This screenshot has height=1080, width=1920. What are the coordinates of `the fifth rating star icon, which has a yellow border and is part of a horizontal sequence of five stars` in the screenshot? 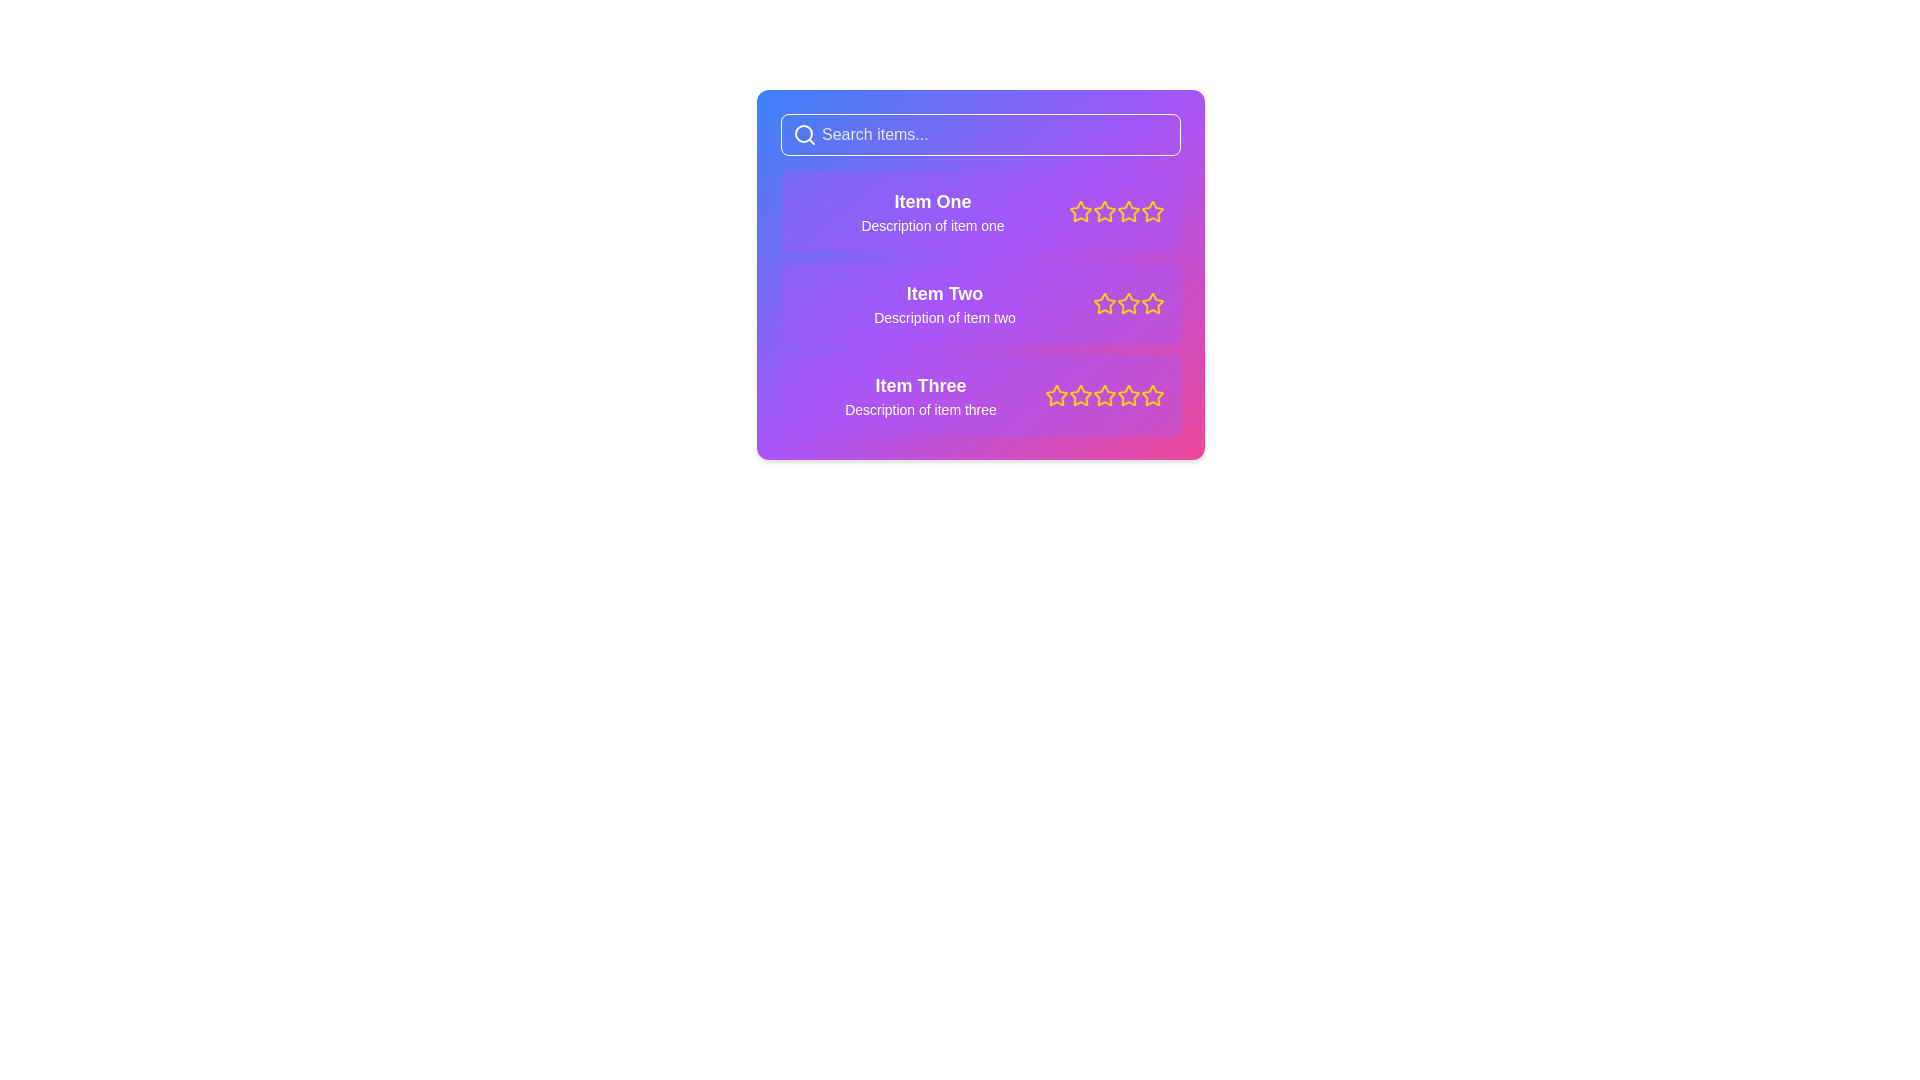 It's located at (1152, 212).